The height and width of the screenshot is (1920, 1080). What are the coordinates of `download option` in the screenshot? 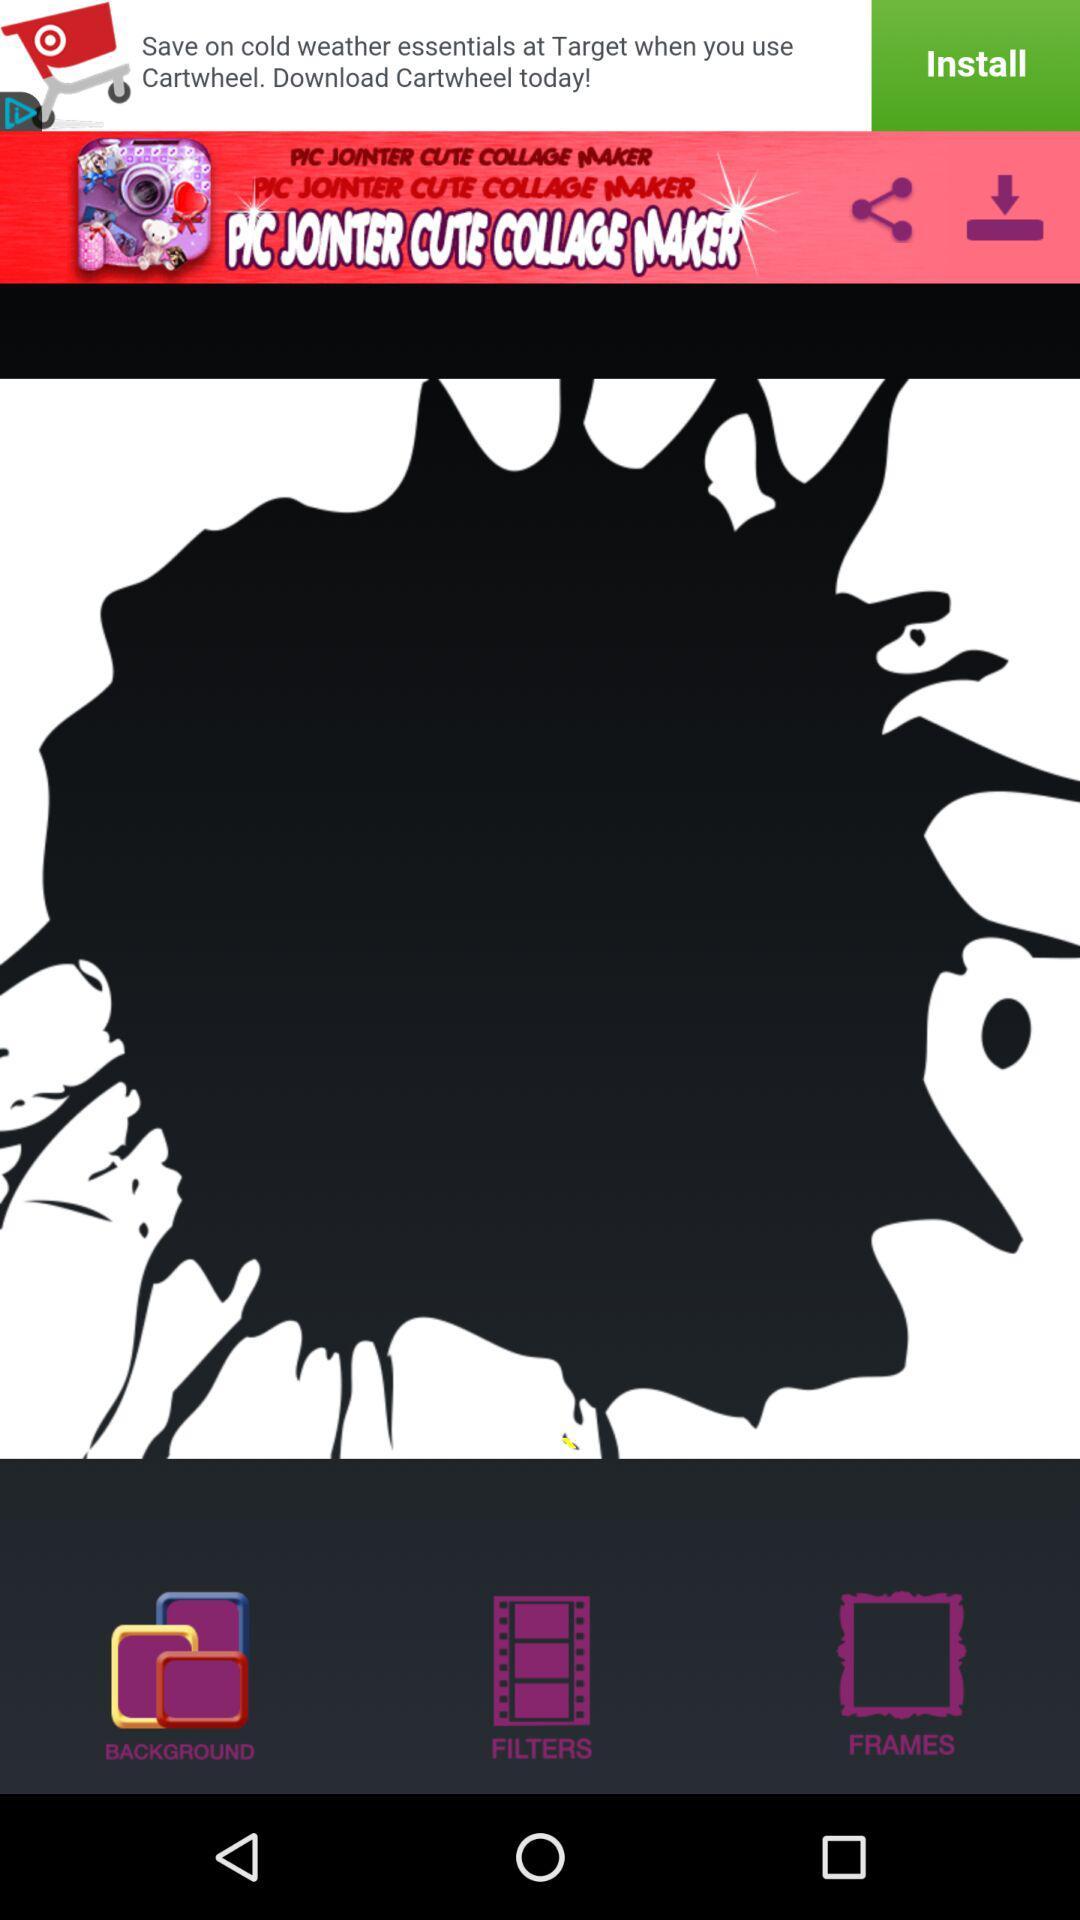 It's located at (1005, 206).